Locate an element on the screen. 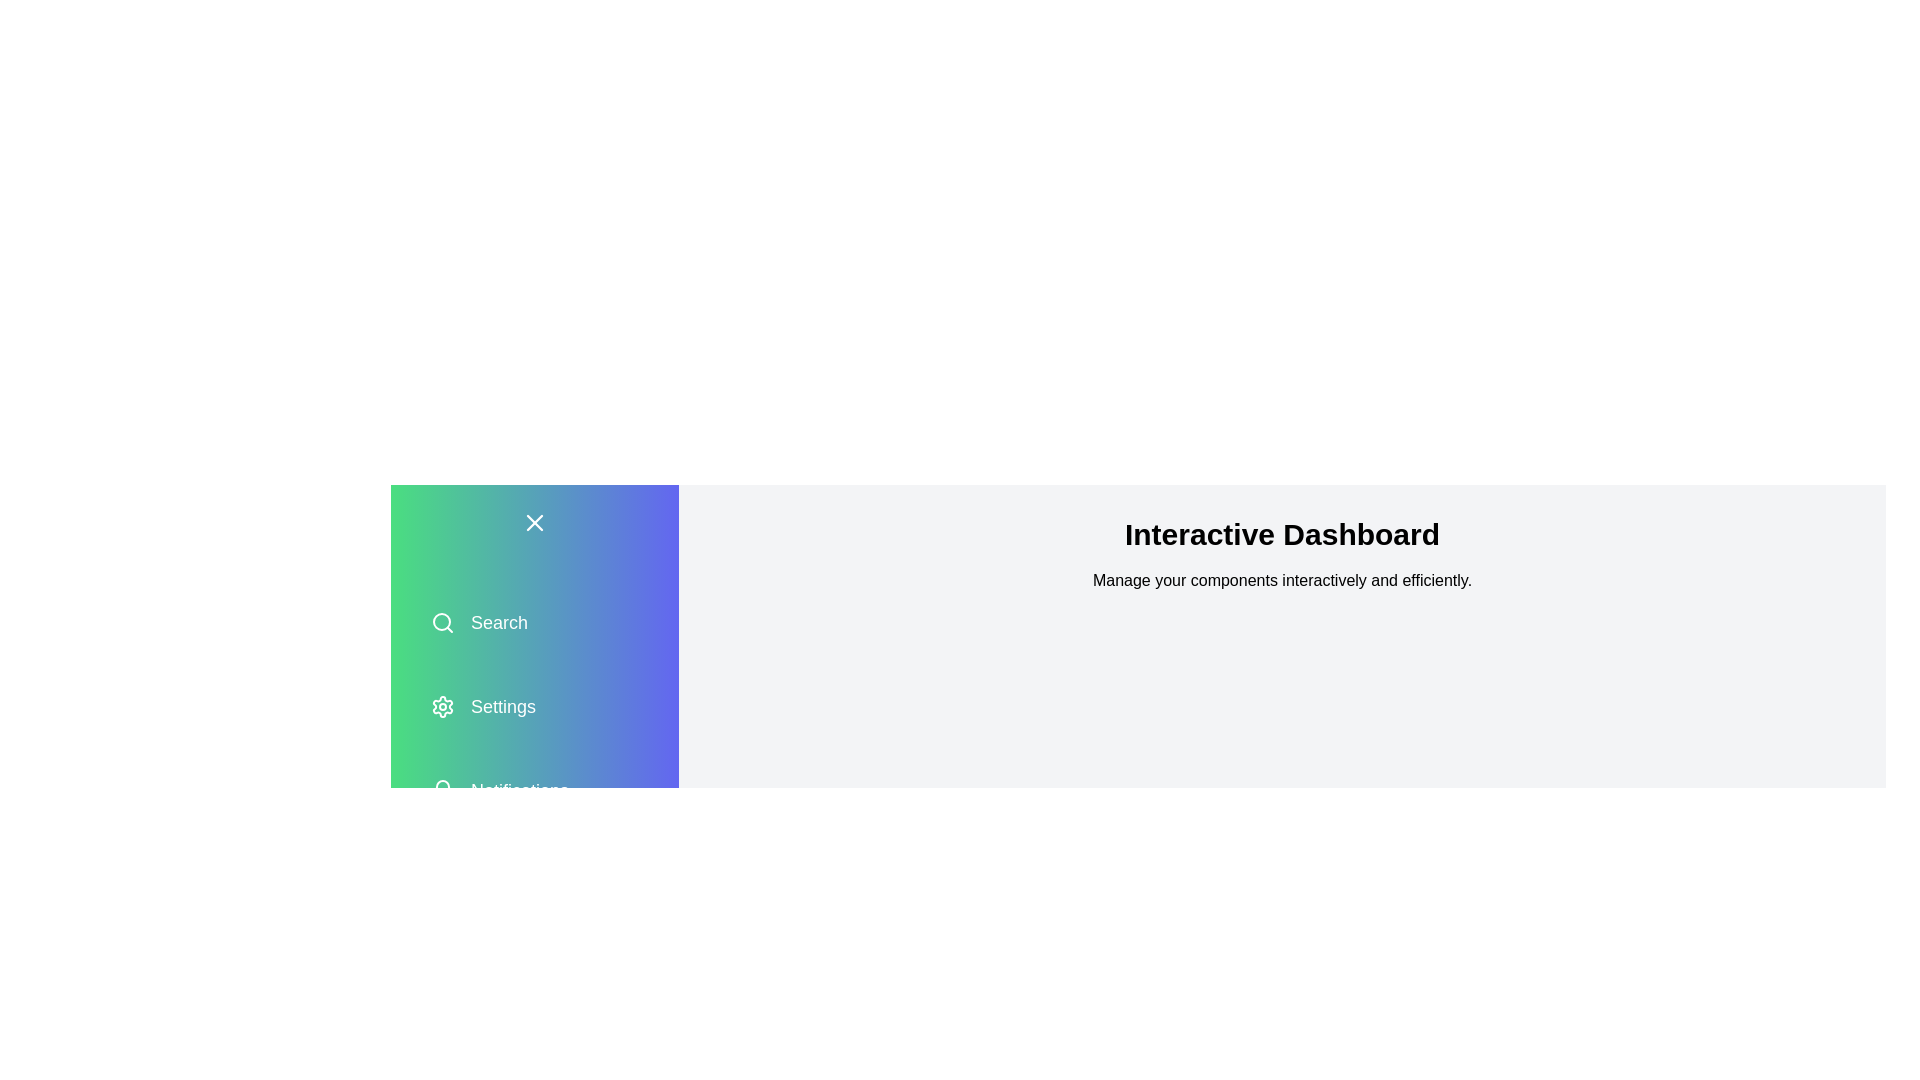 Image resolution: width=1920 pixels, height=1080 pixels. the toggle button to change the drawer's state is located at coordinates (534, 522).